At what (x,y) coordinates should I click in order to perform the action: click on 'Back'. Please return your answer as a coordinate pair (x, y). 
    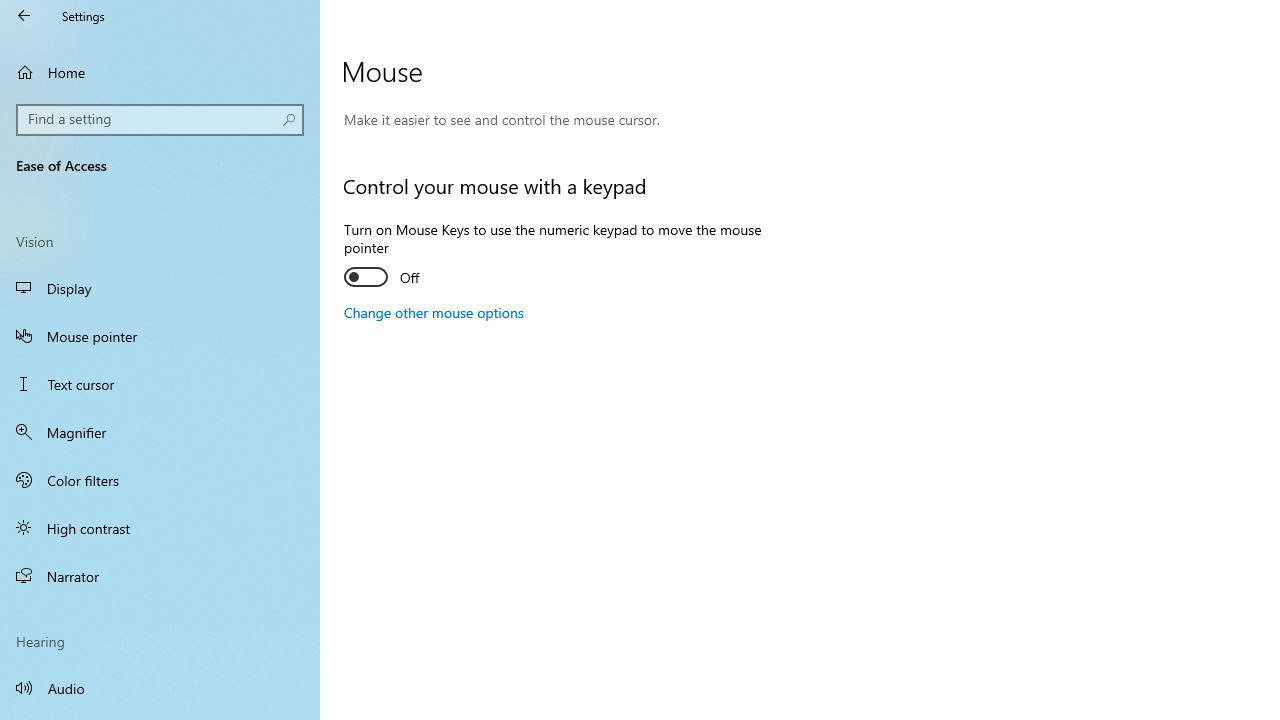
    Looking at the image, I should click on (24, 15).